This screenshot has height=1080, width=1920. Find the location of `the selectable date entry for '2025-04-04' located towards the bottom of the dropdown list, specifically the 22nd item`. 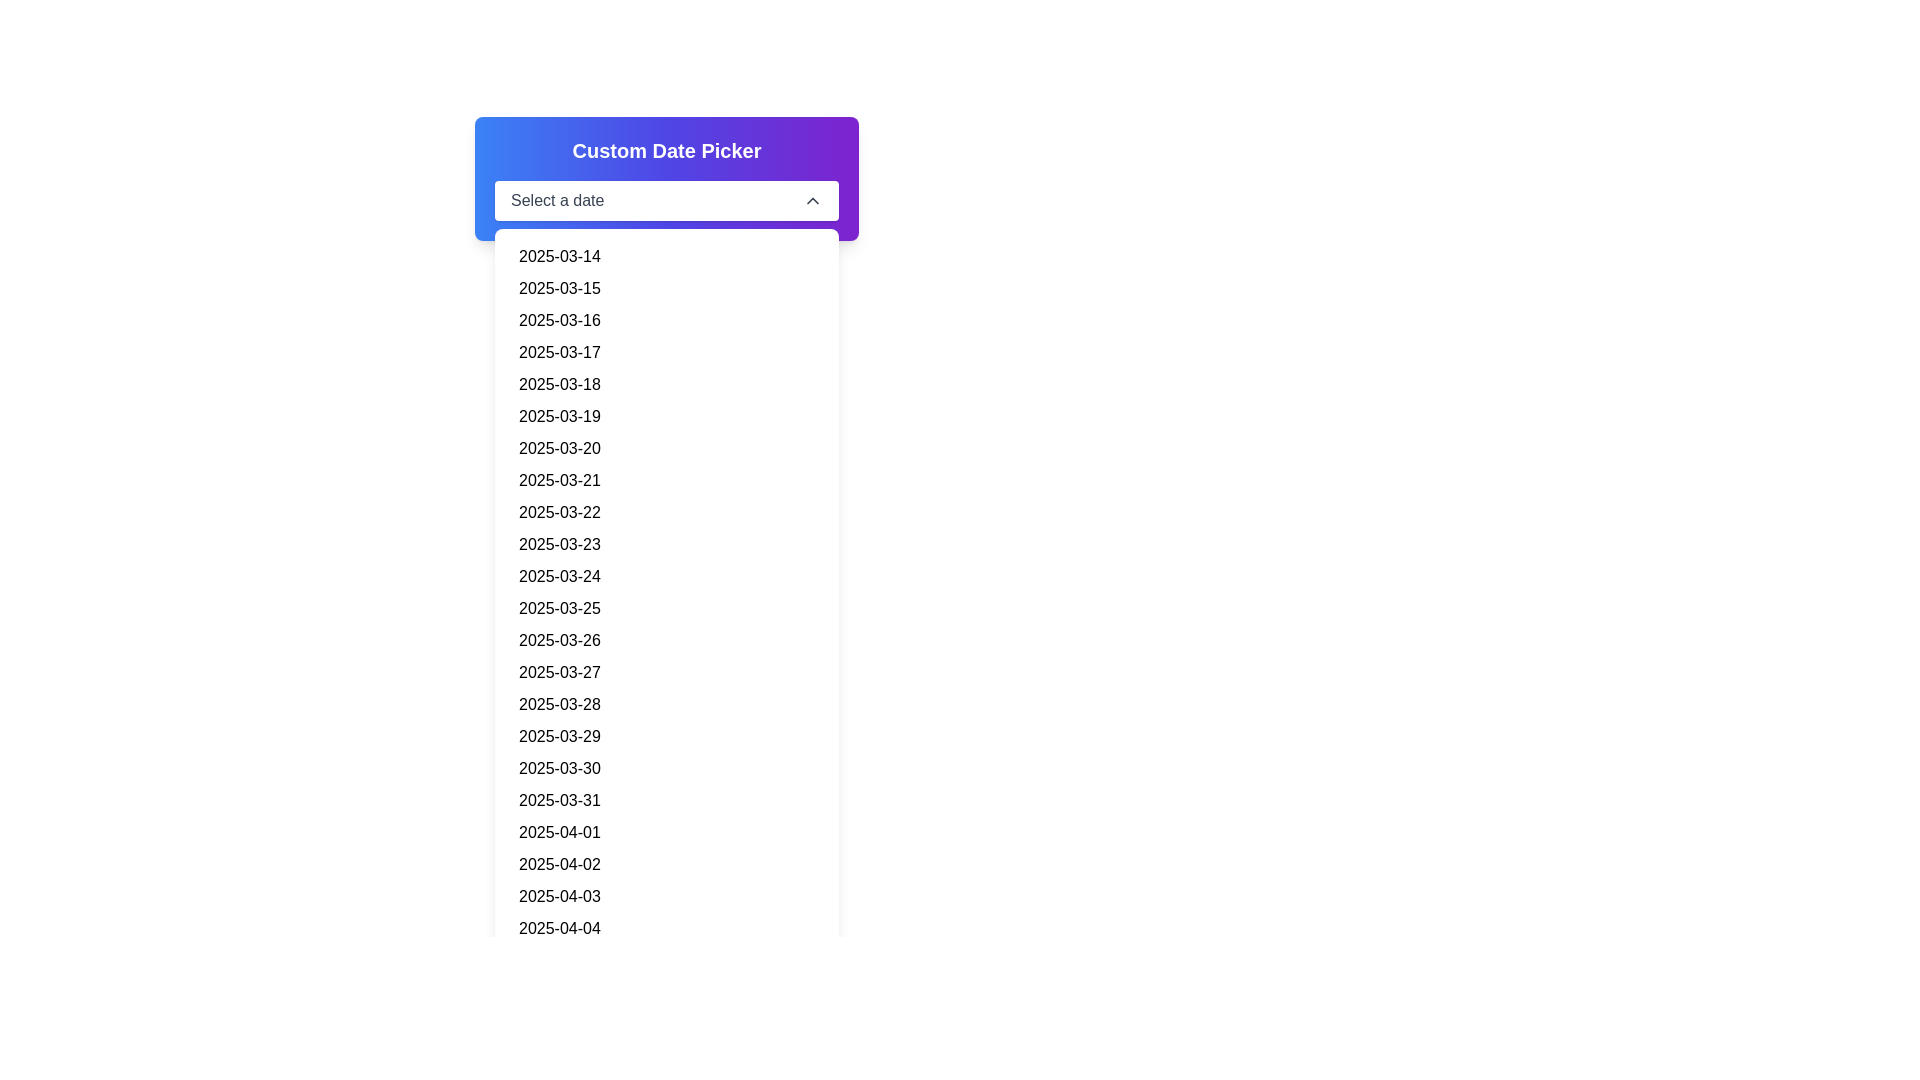

the selectable date entry for '2025-04-04' located towards the bottom of the dropdown list, specifically the 22nd item is located at coordinates (667, 929).